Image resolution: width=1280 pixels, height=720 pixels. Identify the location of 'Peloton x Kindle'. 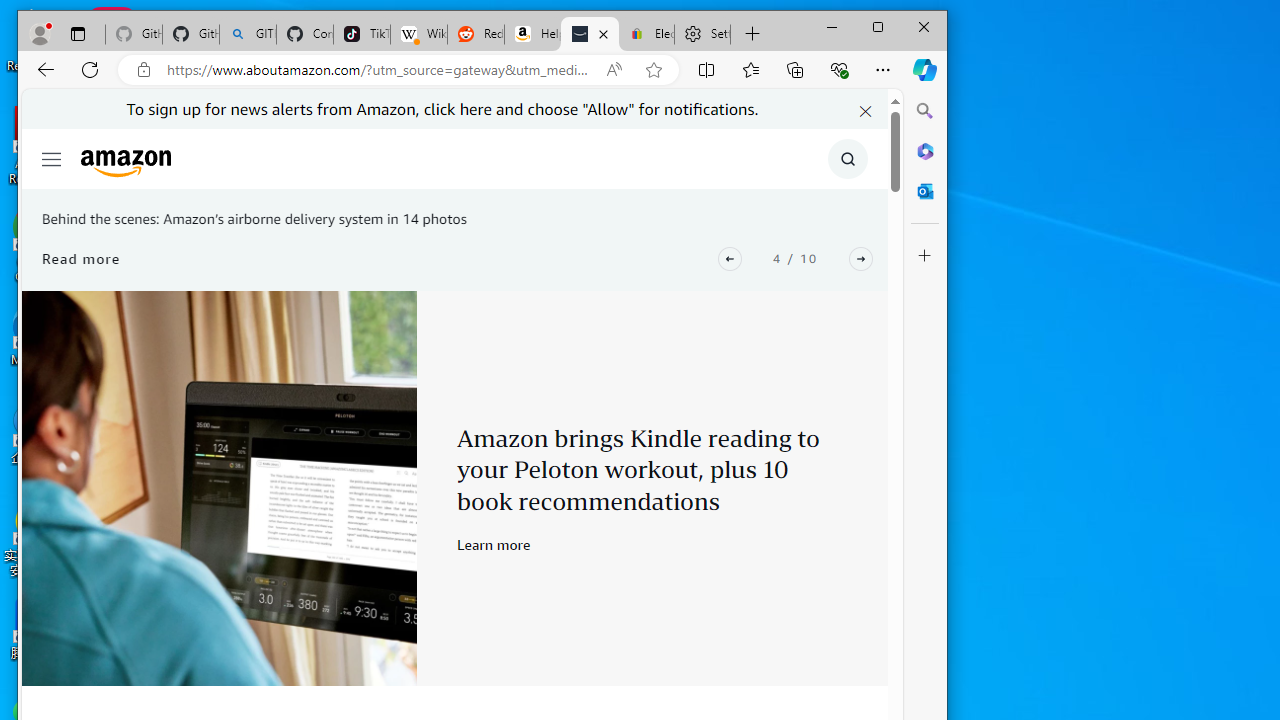
(219, 488).